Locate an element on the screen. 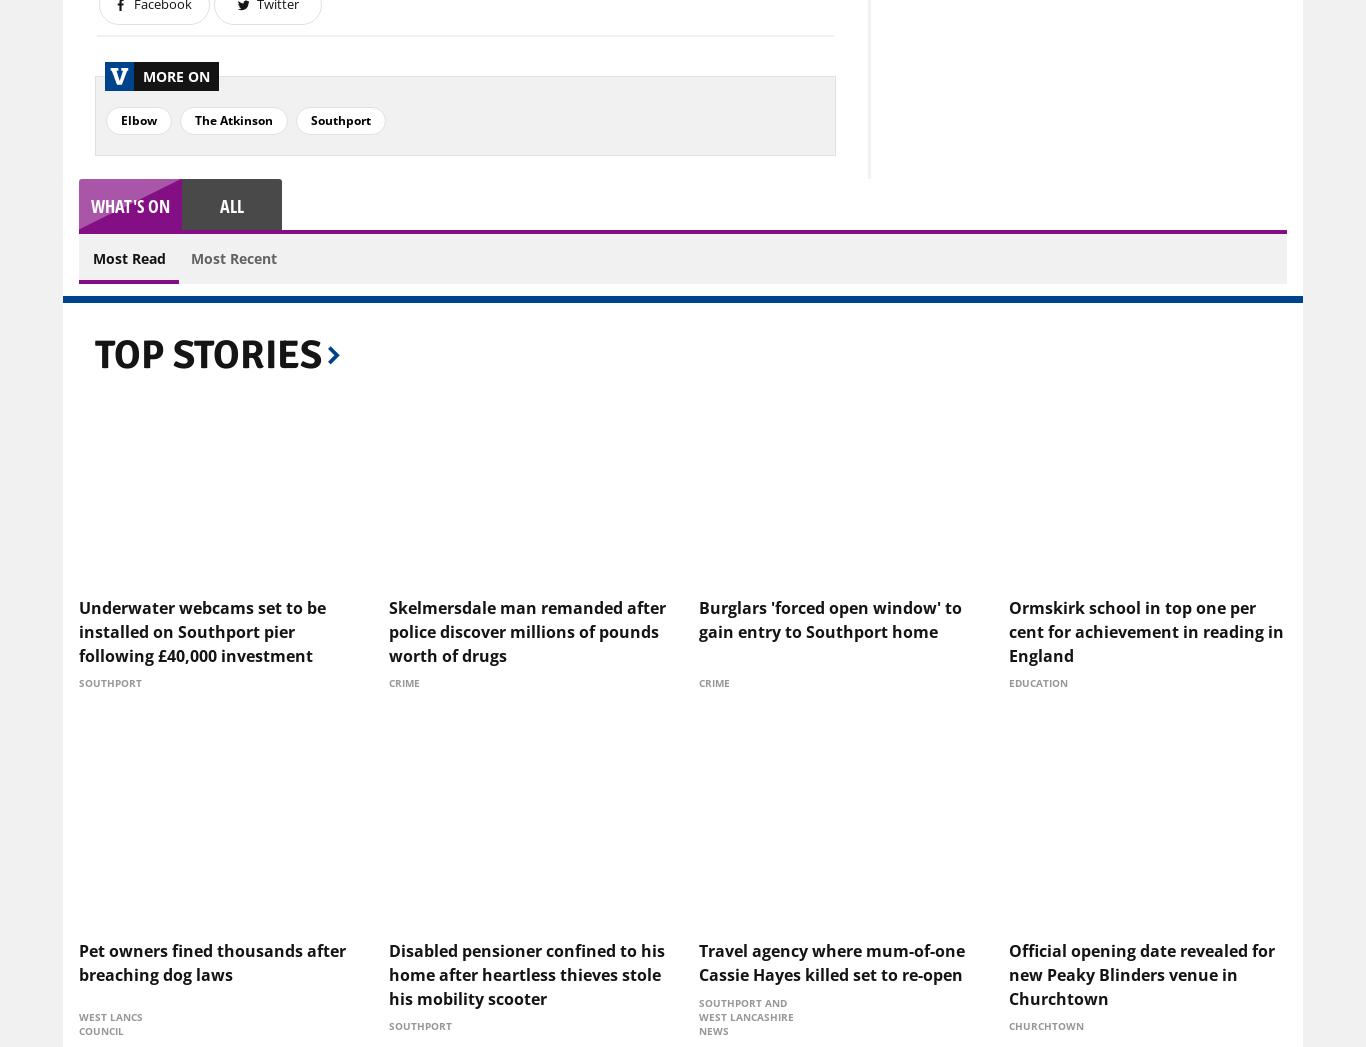  'Most Read' is located at coordinates (127, 257).